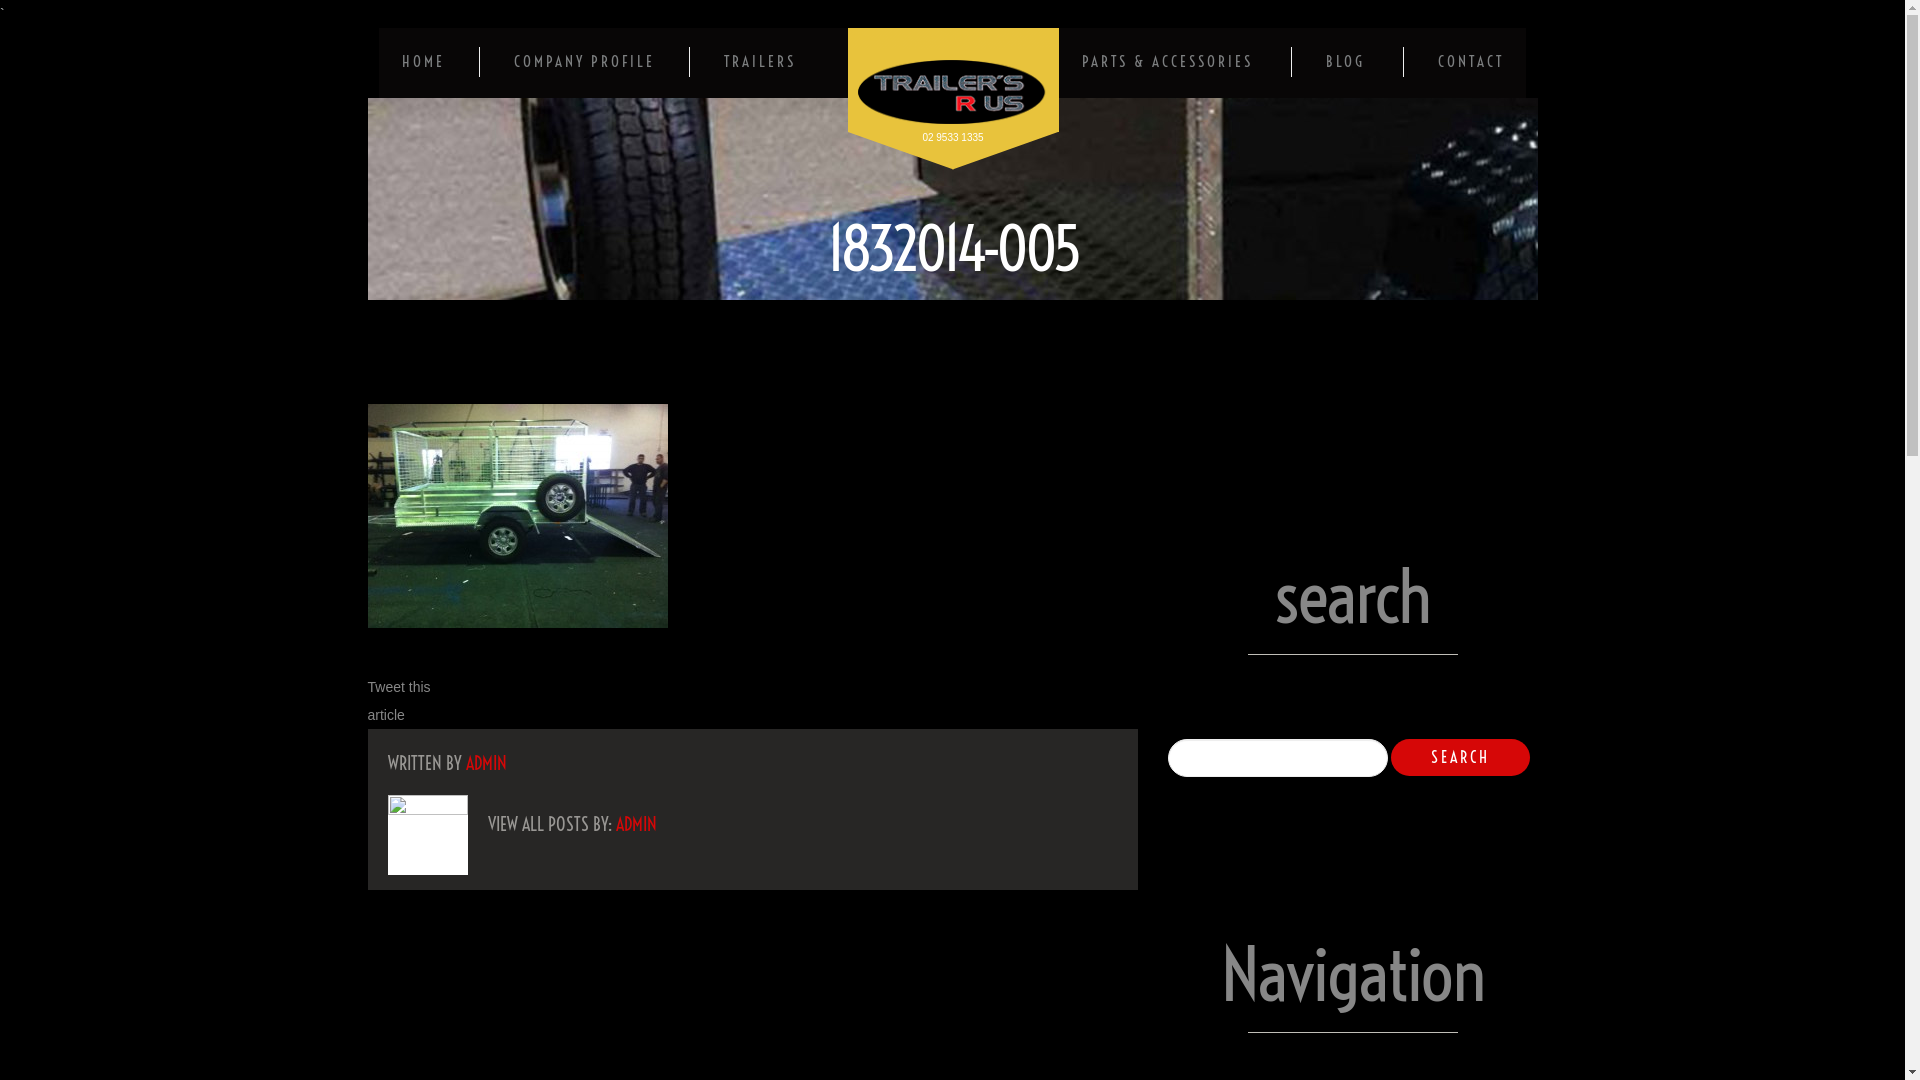 This screenshot has height=1080, width=1920. I want to click on 'TRAILERS', so click(758, 60).